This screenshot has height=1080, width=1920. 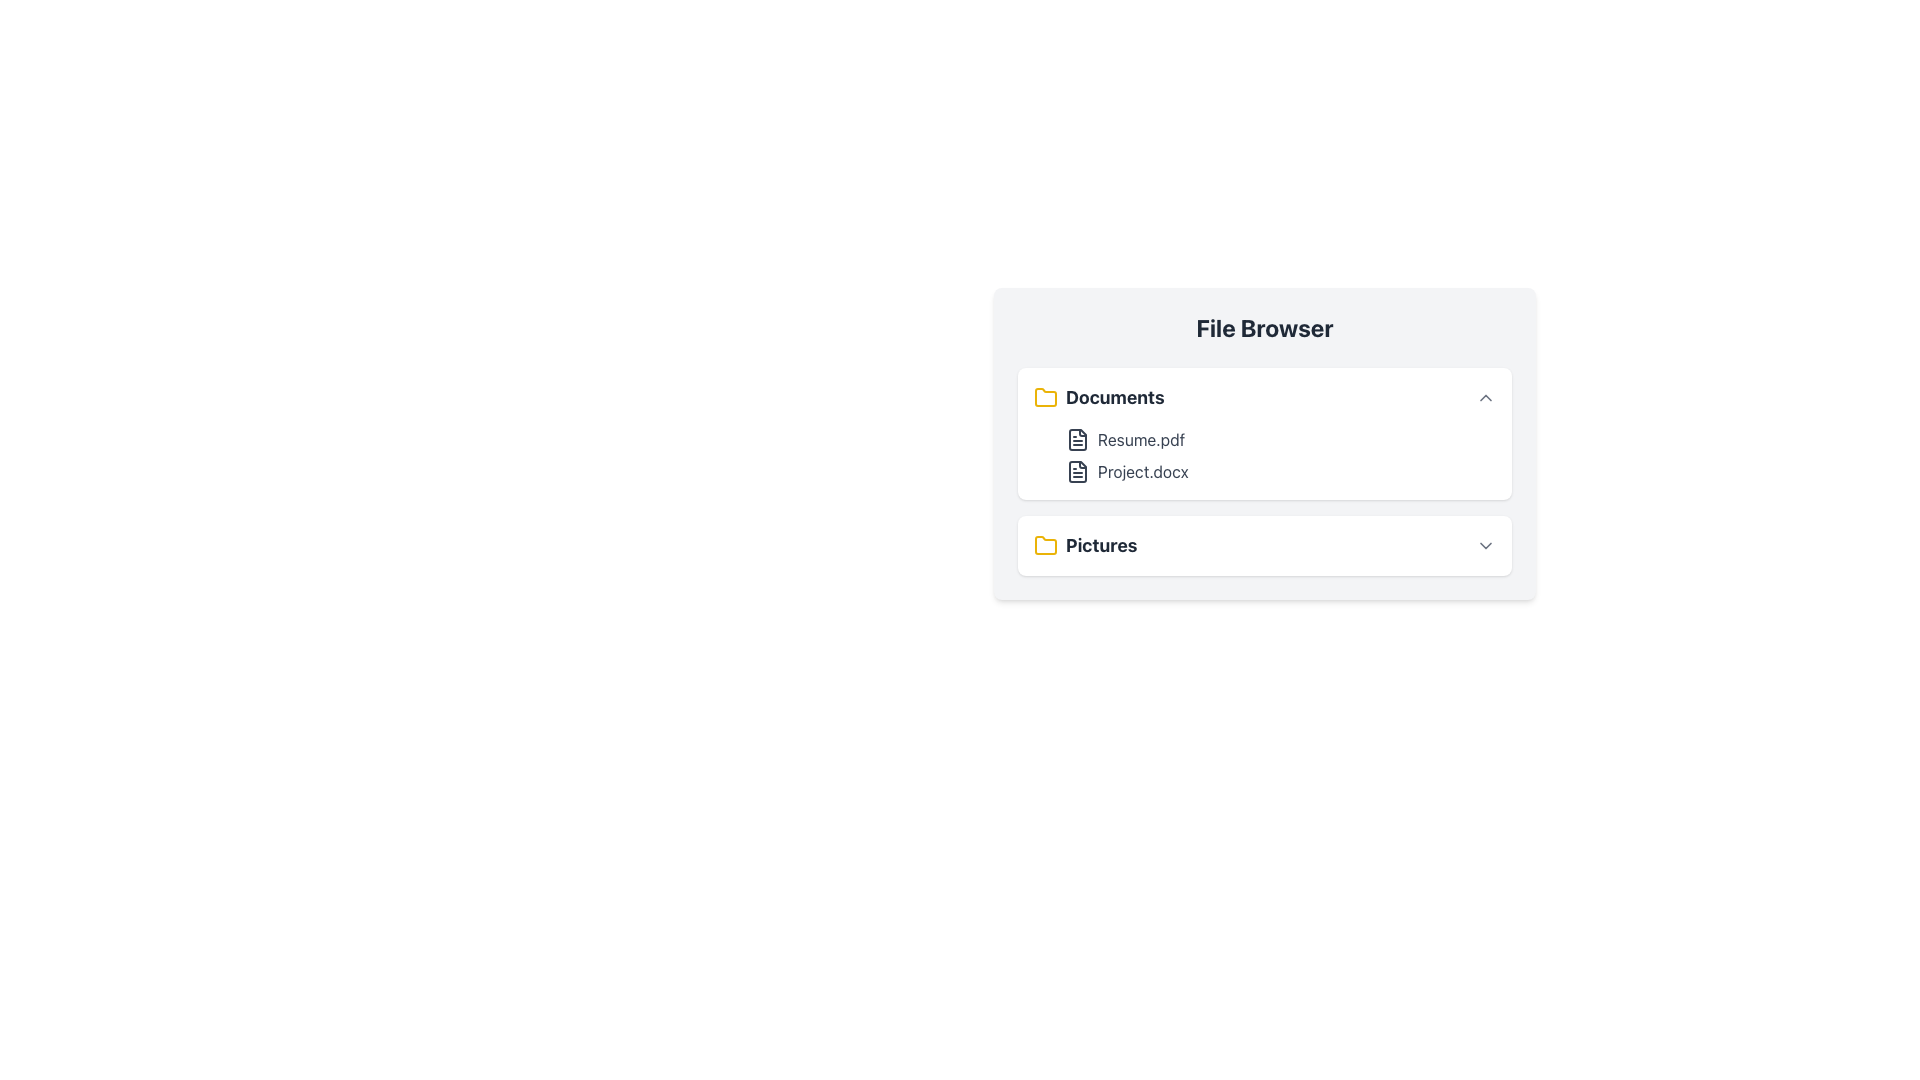 What do you see at coordinates (1045, 546) in the screenshot?
I see `the yellow folder icon at the beginning of the 'Pictures' section in the file browser interface to interact with the associated folder` at bounding box center [1045, 546].